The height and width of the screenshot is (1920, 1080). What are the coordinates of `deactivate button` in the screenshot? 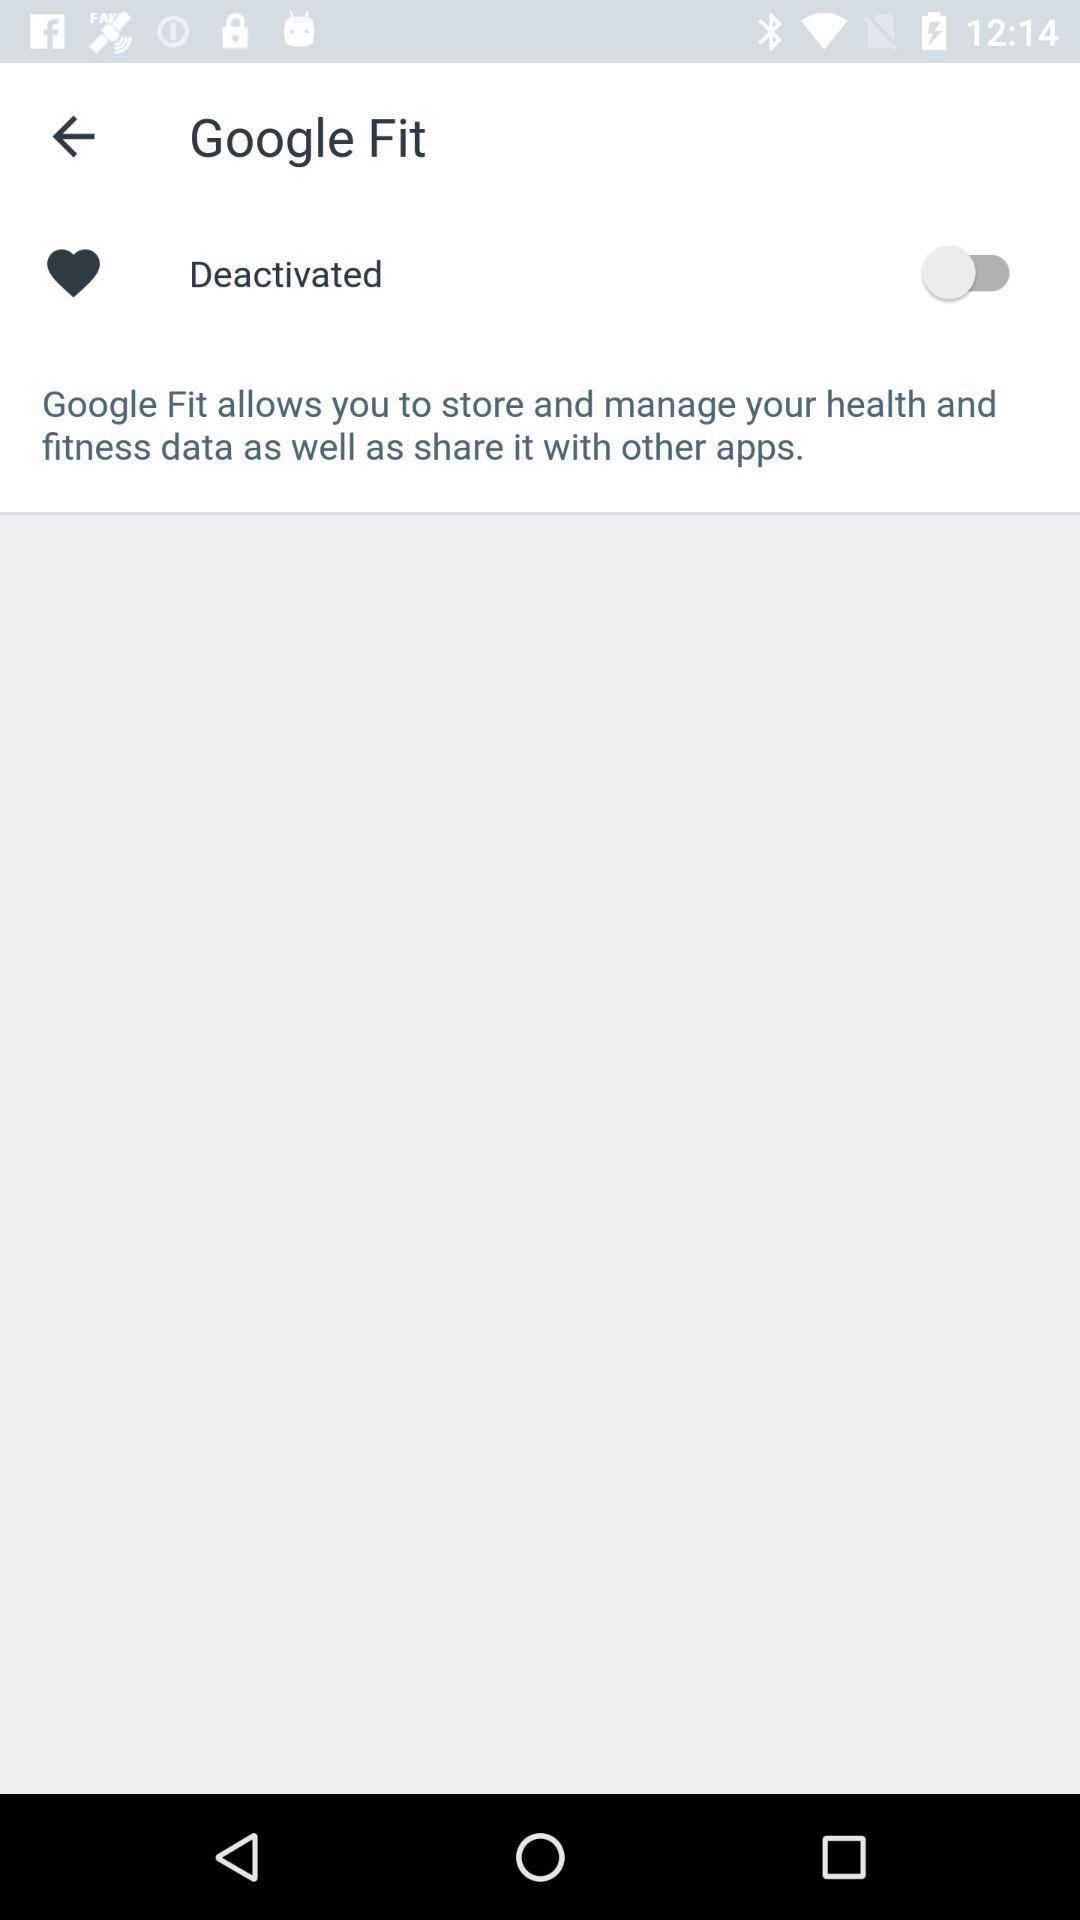 It's located at (974, 271).